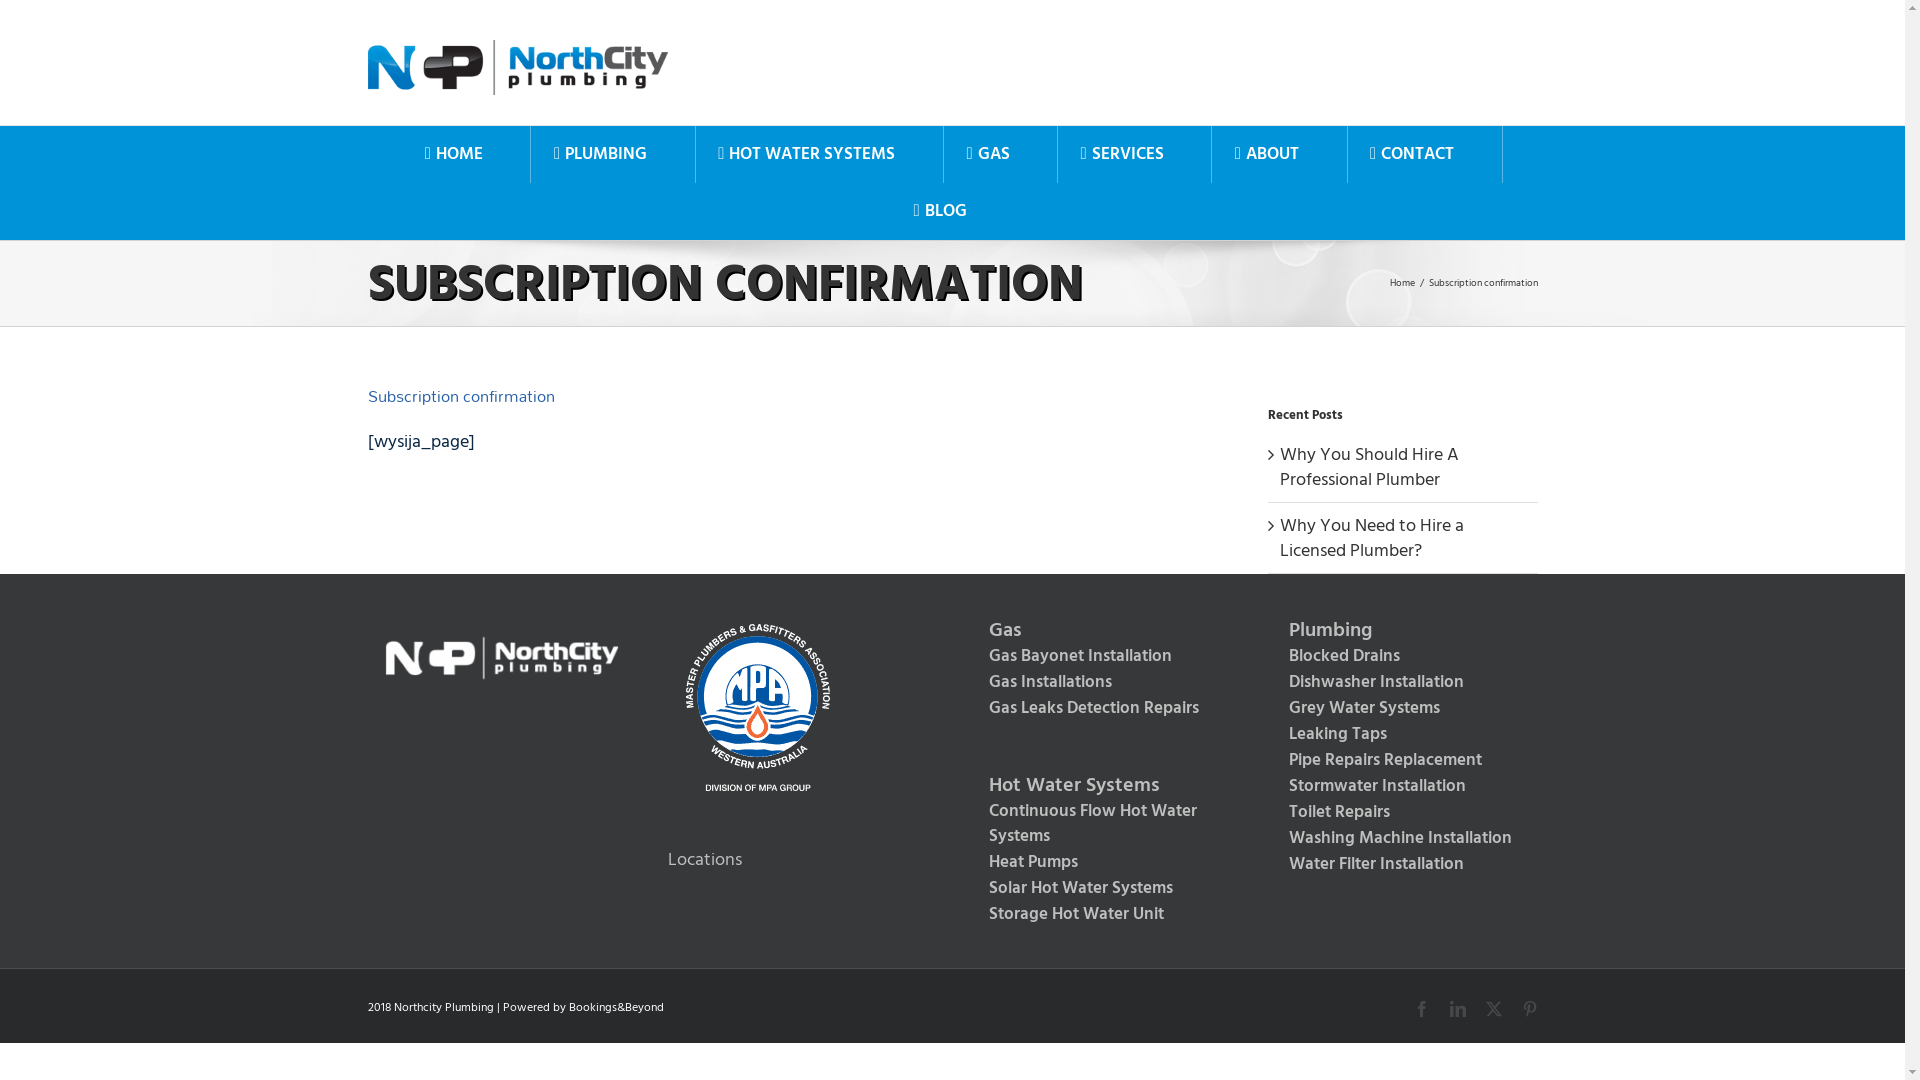 This screenshot has height=1080, width=1920. What do you see at coordinates (968, 914) in the screenshot?
I see `'Storage Hot Water Unit'` at bounding box center [968, 914].